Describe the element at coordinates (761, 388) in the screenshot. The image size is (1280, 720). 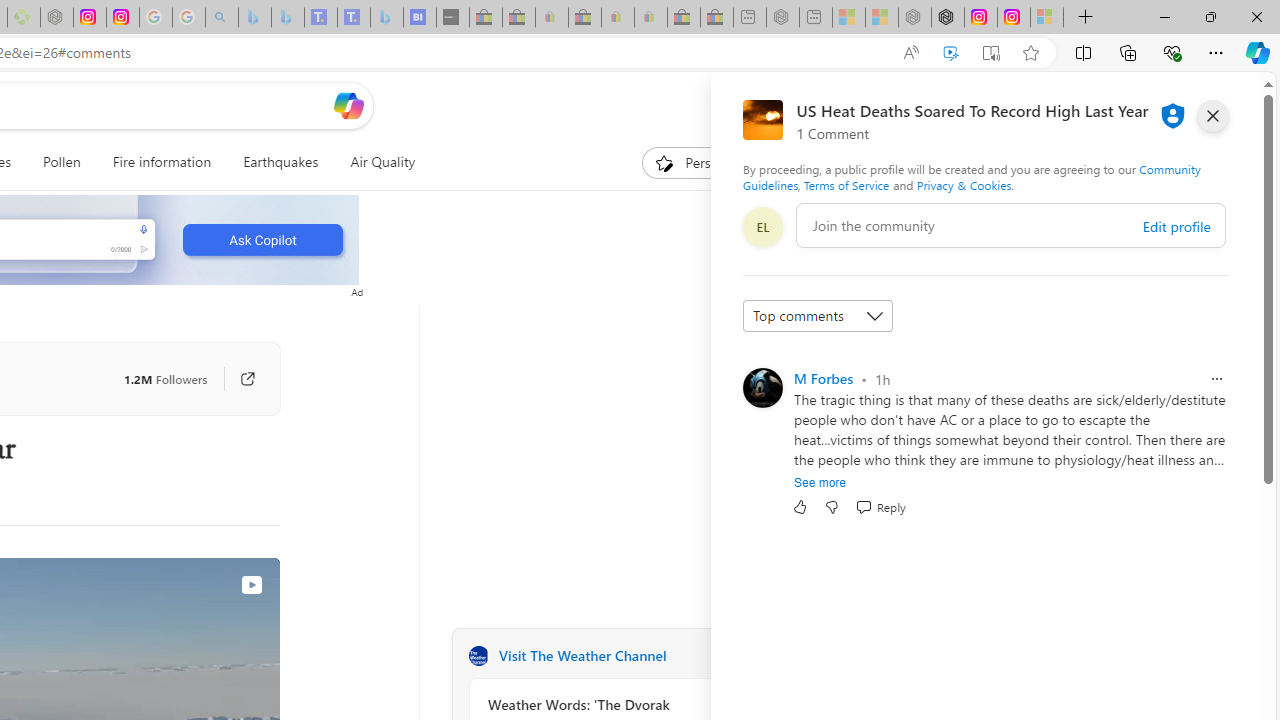
I see `'Profile Picture'` at that location.